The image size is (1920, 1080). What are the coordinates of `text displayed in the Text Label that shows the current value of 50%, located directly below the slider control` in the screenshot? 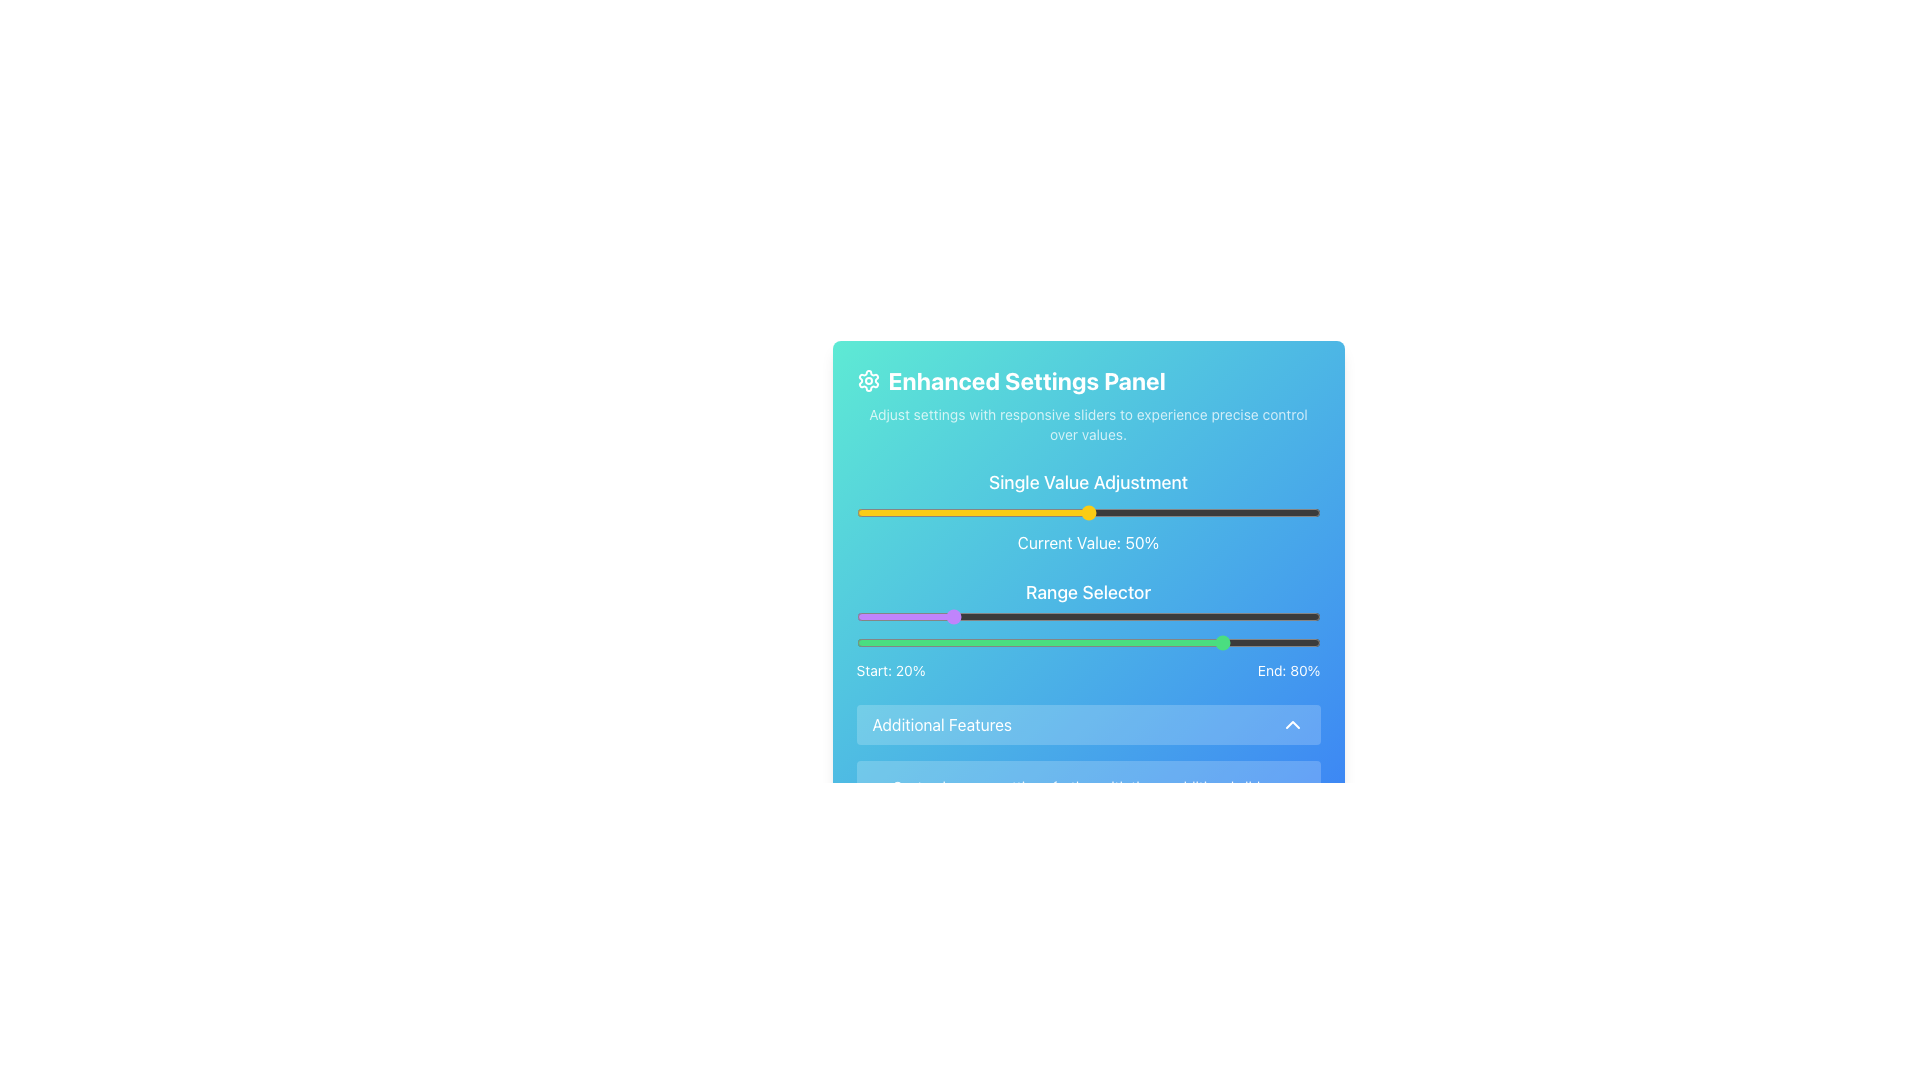 It's located at (1087, 543).